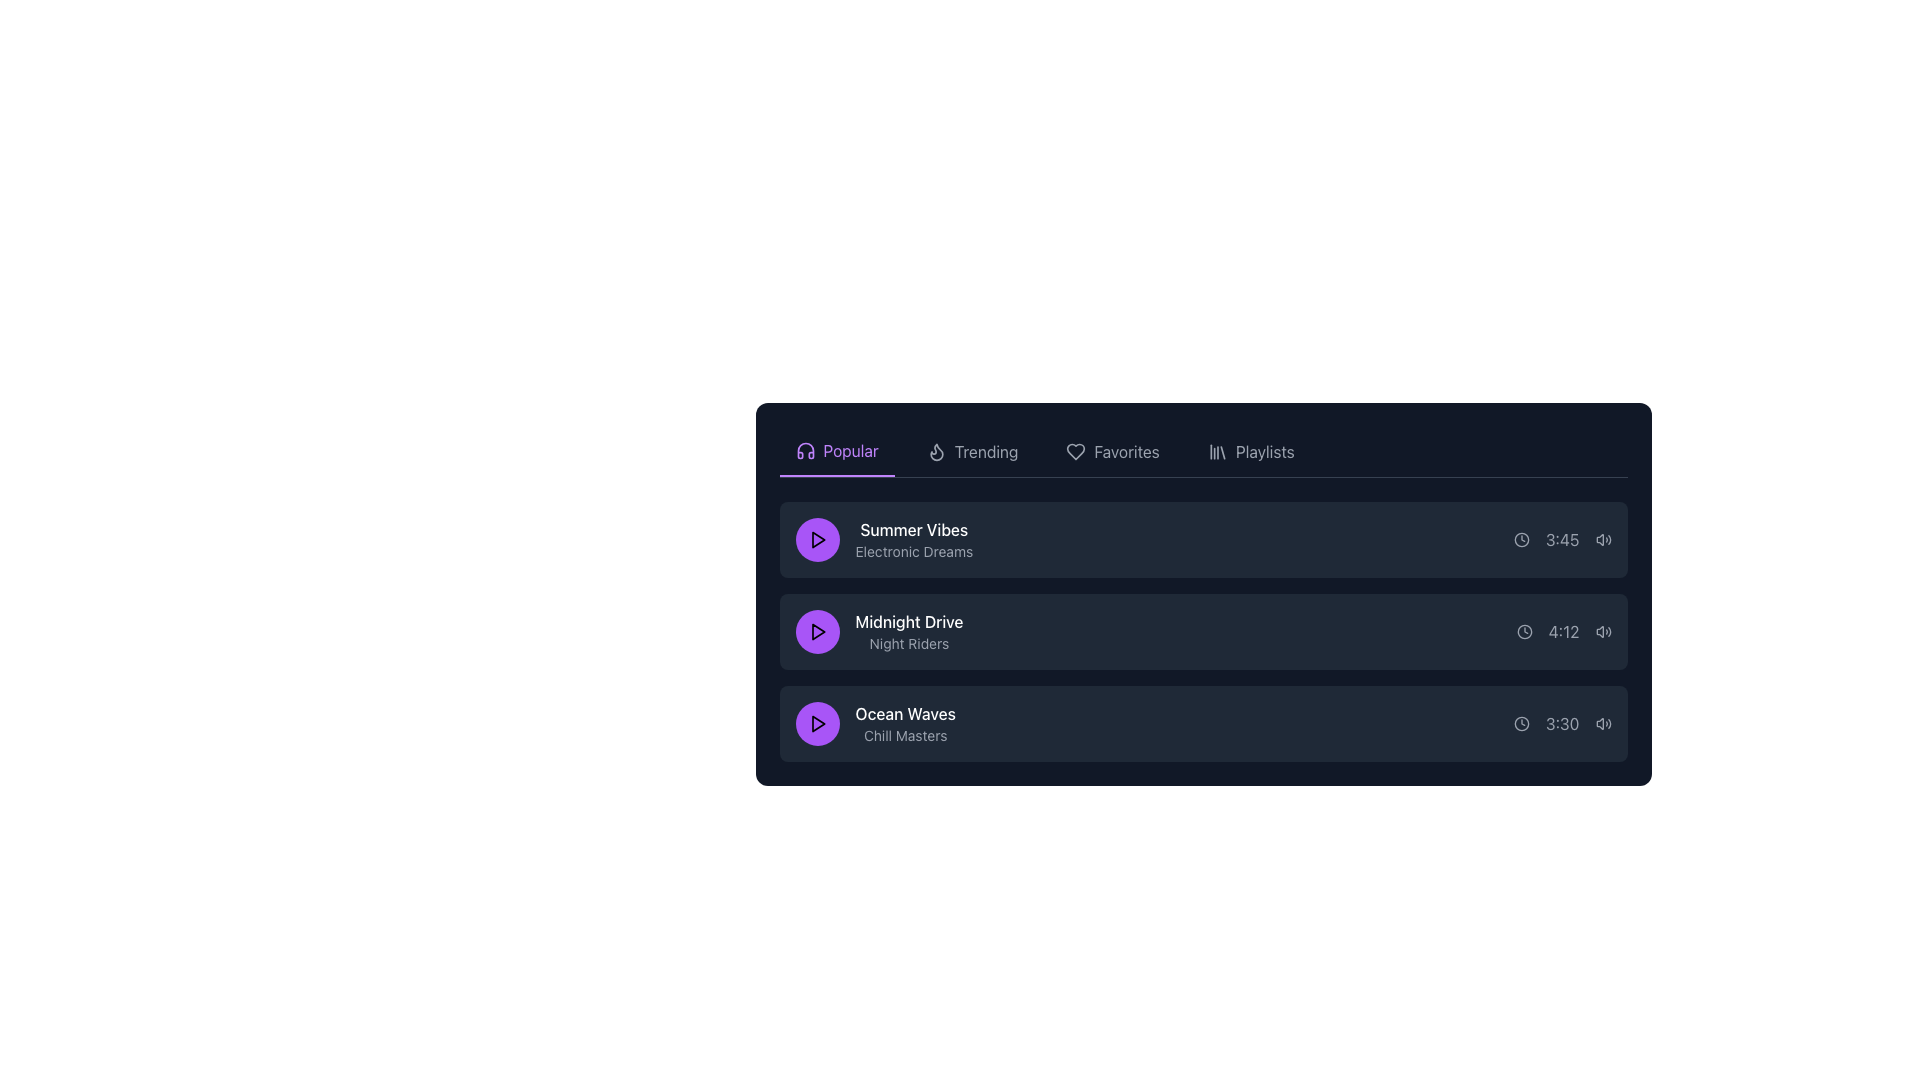 The image size is (1920, 1080). What do you see at coordinates (1609, 632) in the screenshot?
I see `the loudest sound wave icon in the volume component, which is the outermost curve of the sound wave icon located to the right of the song list` at bounding box center [1609, 632].